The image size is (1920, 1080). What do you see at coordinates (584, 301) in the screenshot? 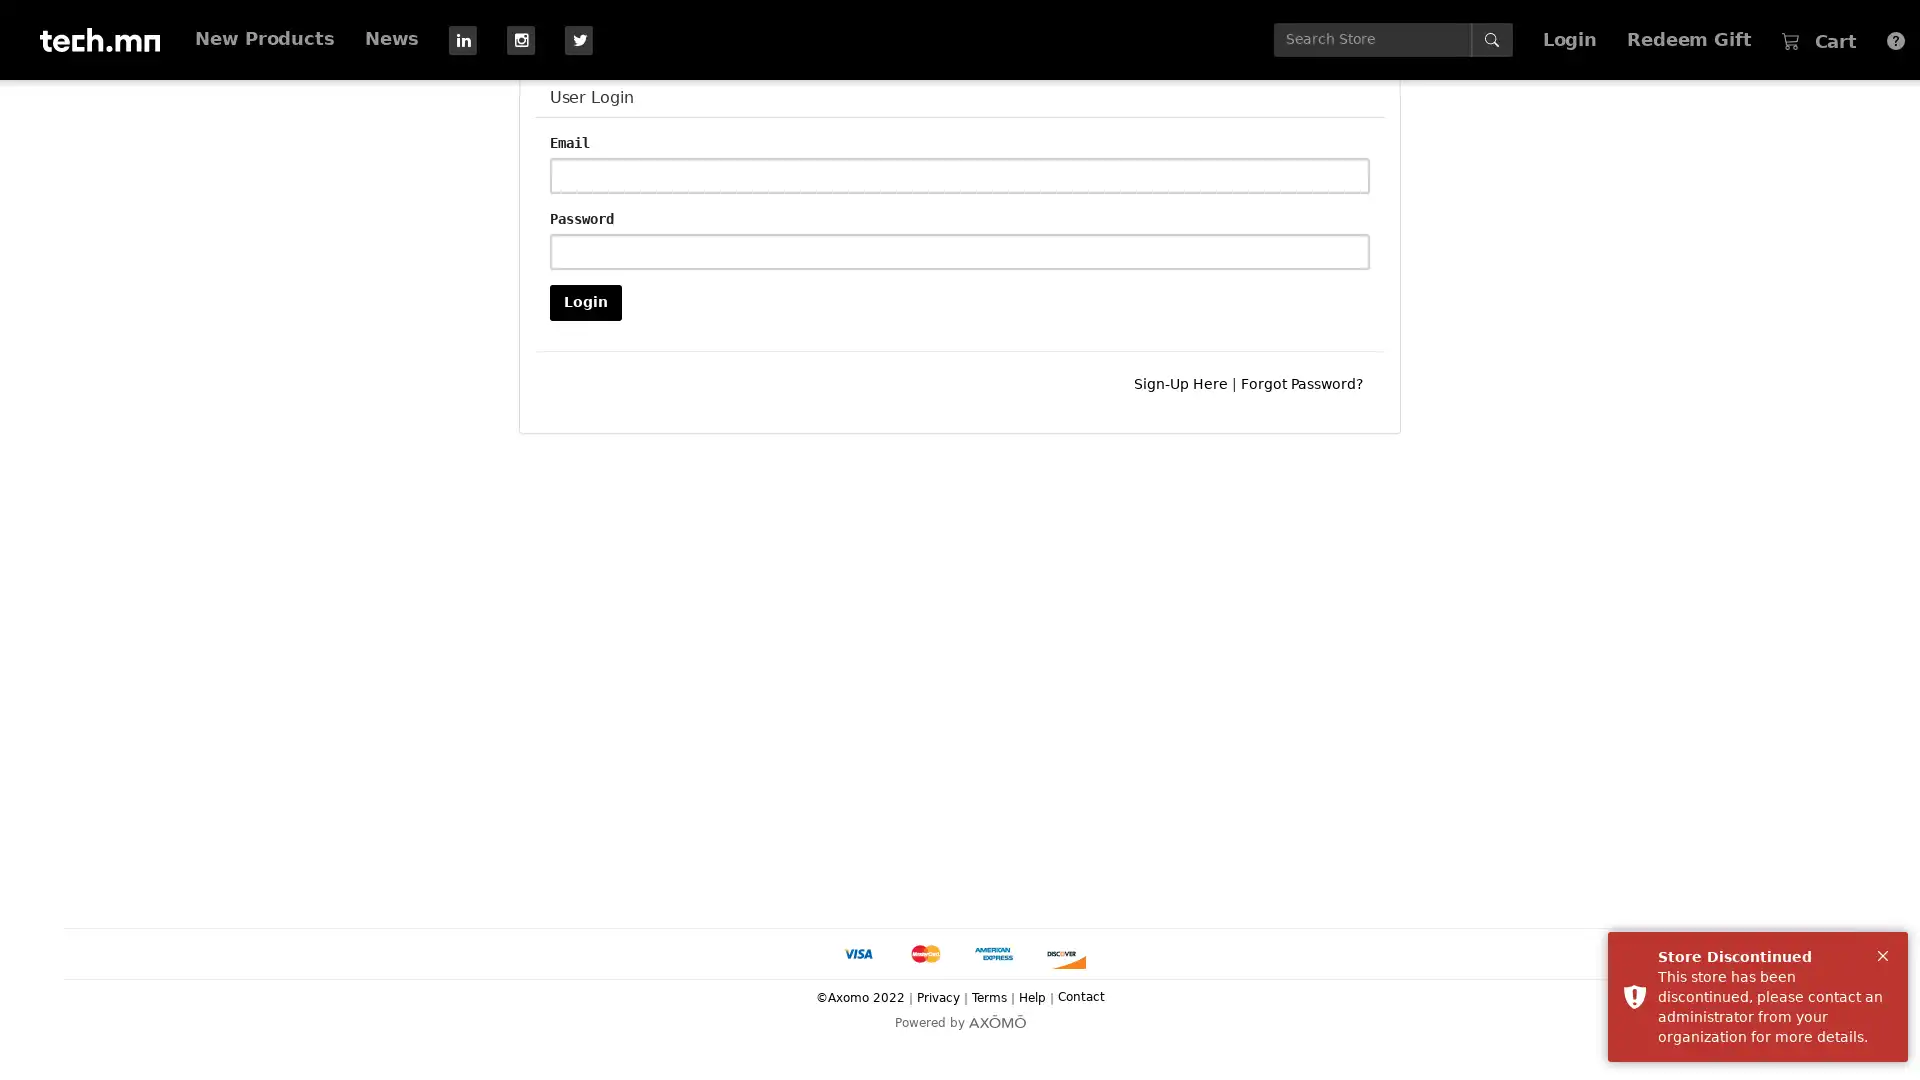
I see `Login` at bounding box center [584, 301].